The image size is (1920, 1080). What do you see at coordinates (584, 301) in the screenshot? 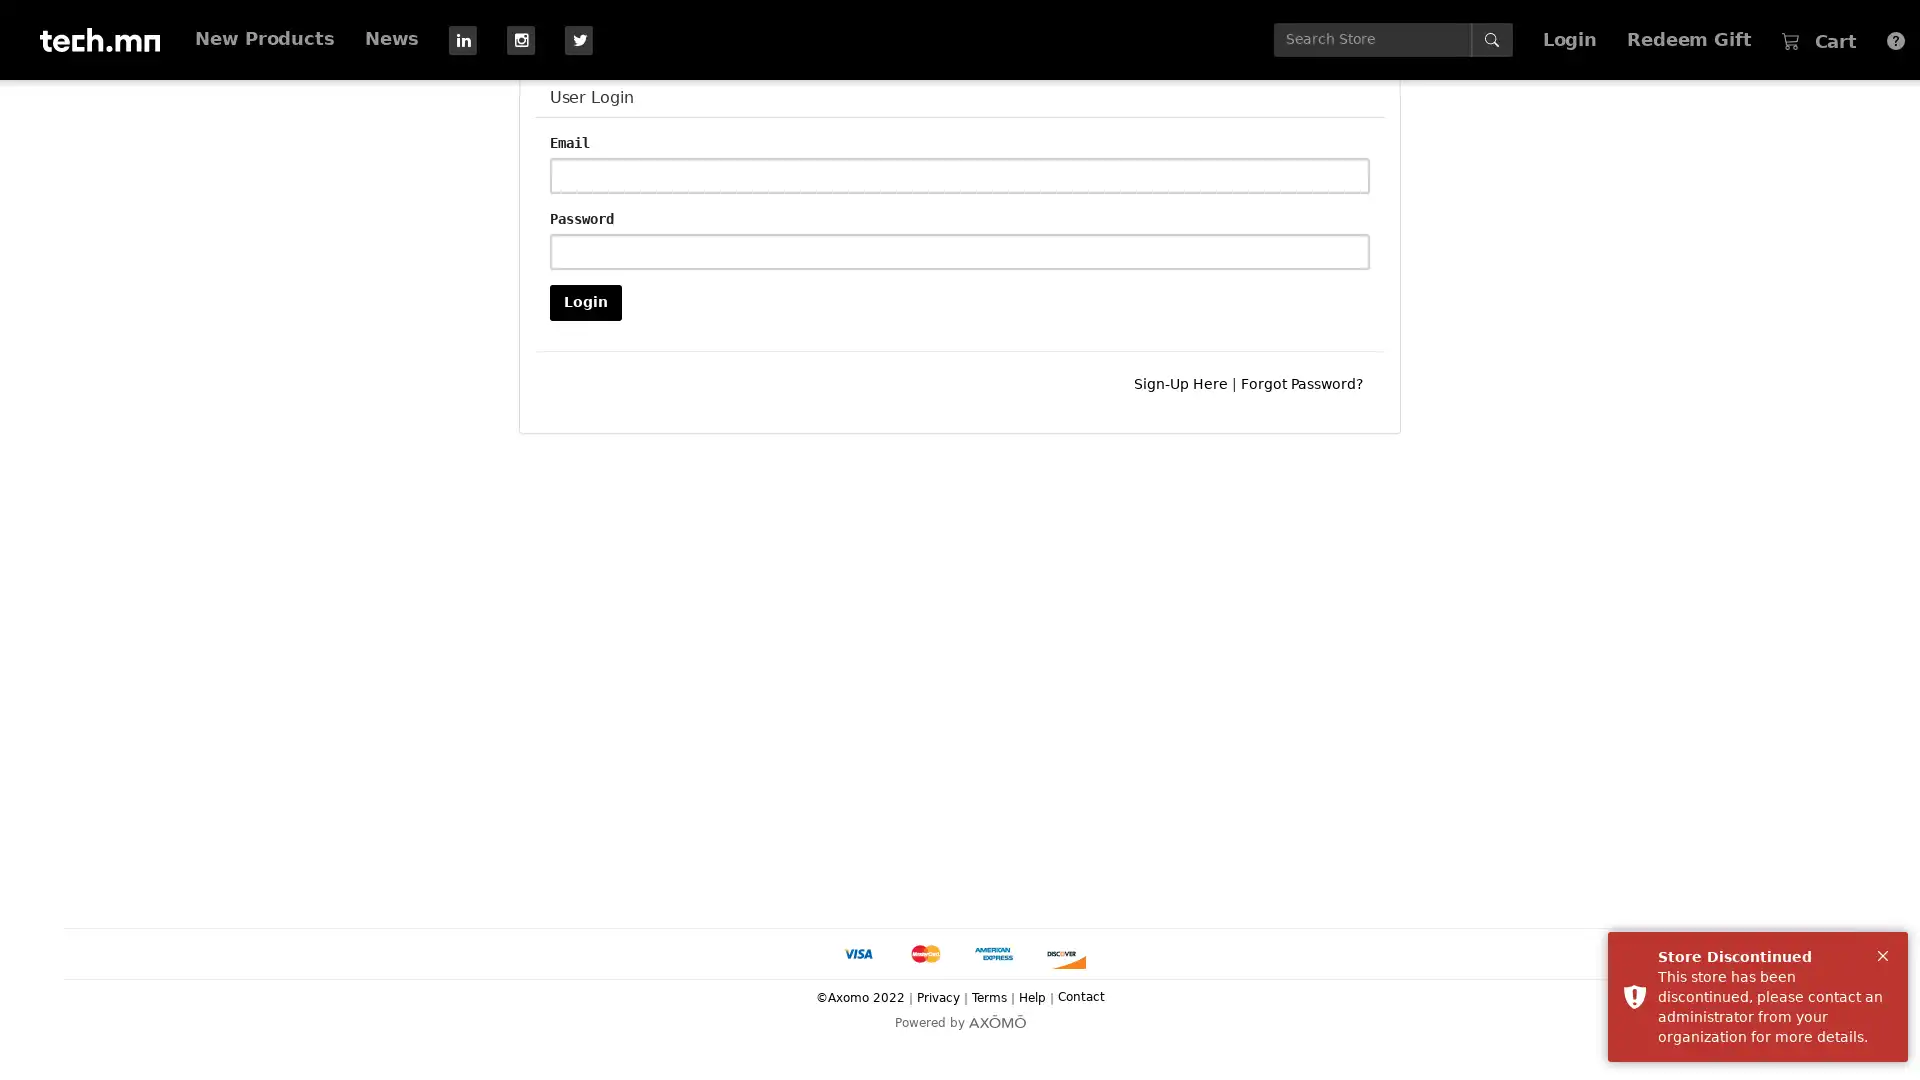
I see `Login` at bounding box center [584, 301].